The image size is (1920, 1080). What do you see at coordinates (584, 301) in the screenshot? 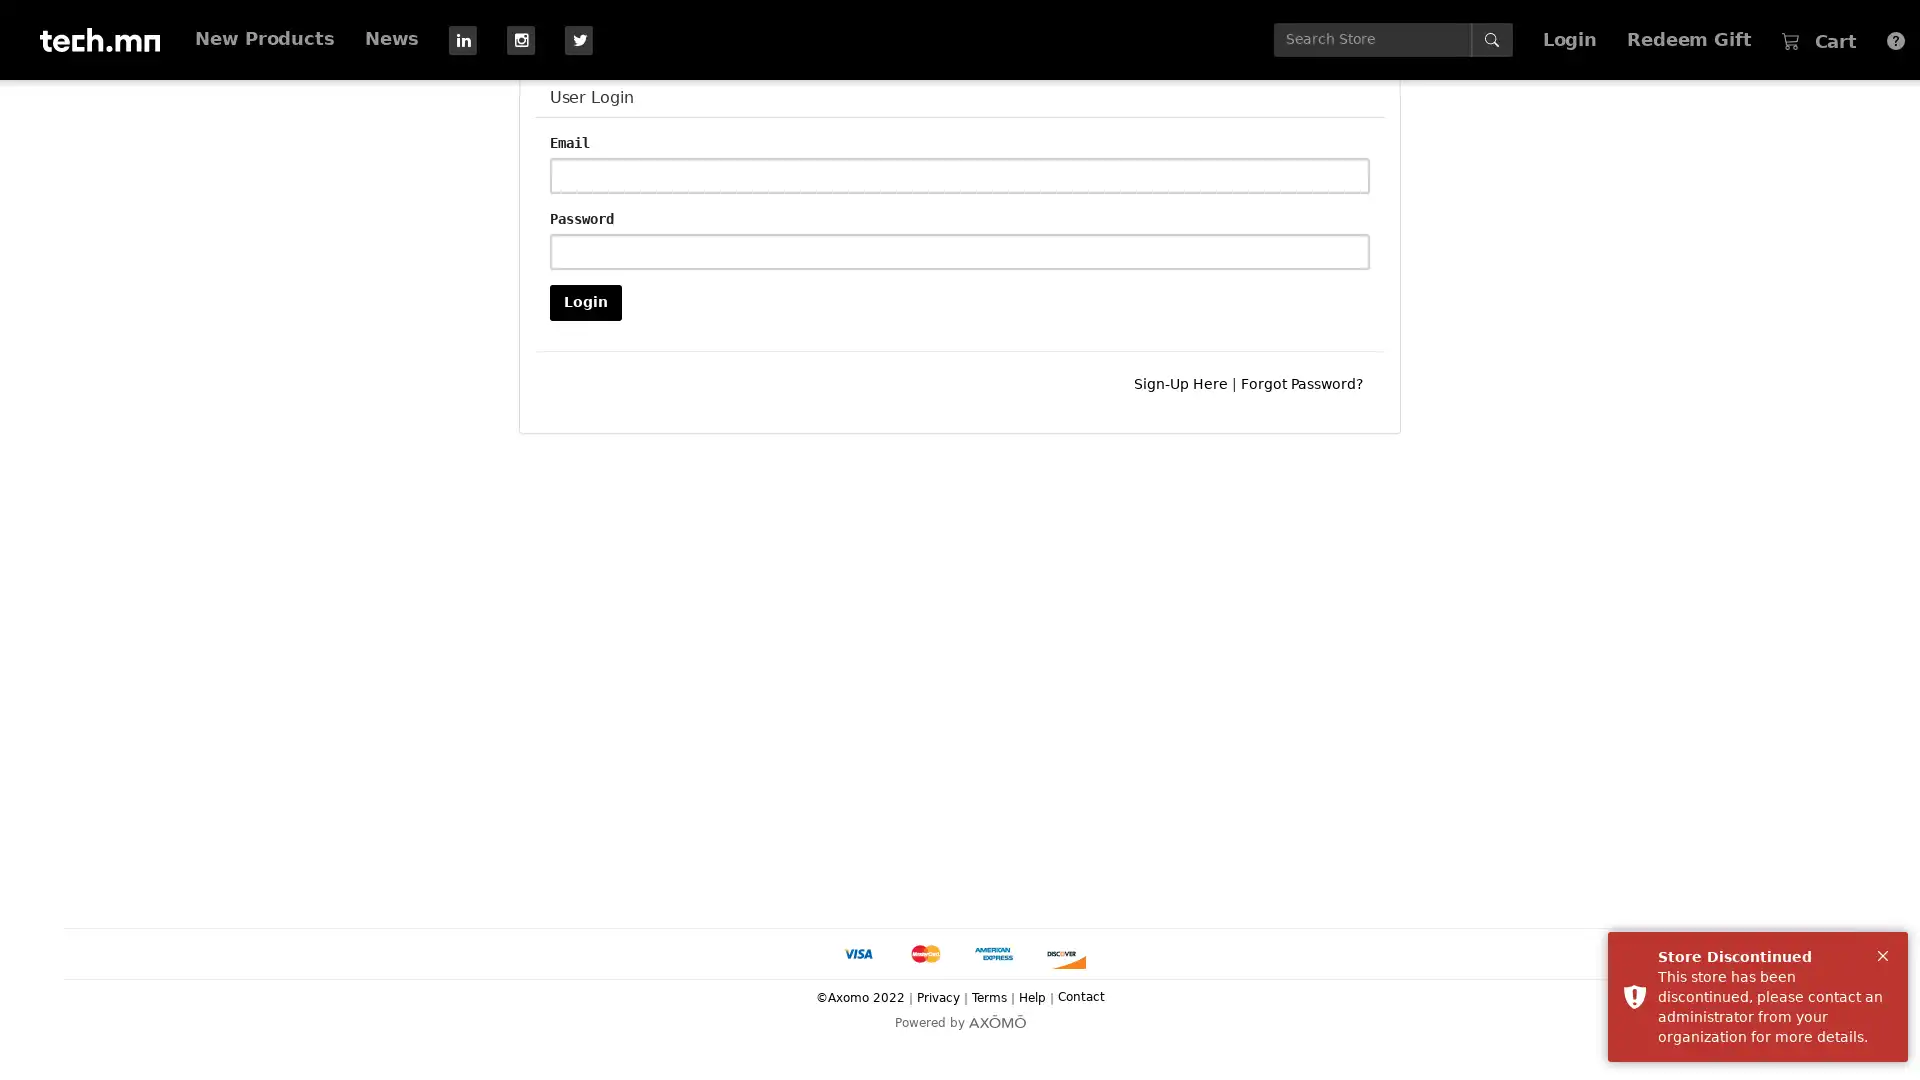
I see `Login` at bounding box center [584, 301].